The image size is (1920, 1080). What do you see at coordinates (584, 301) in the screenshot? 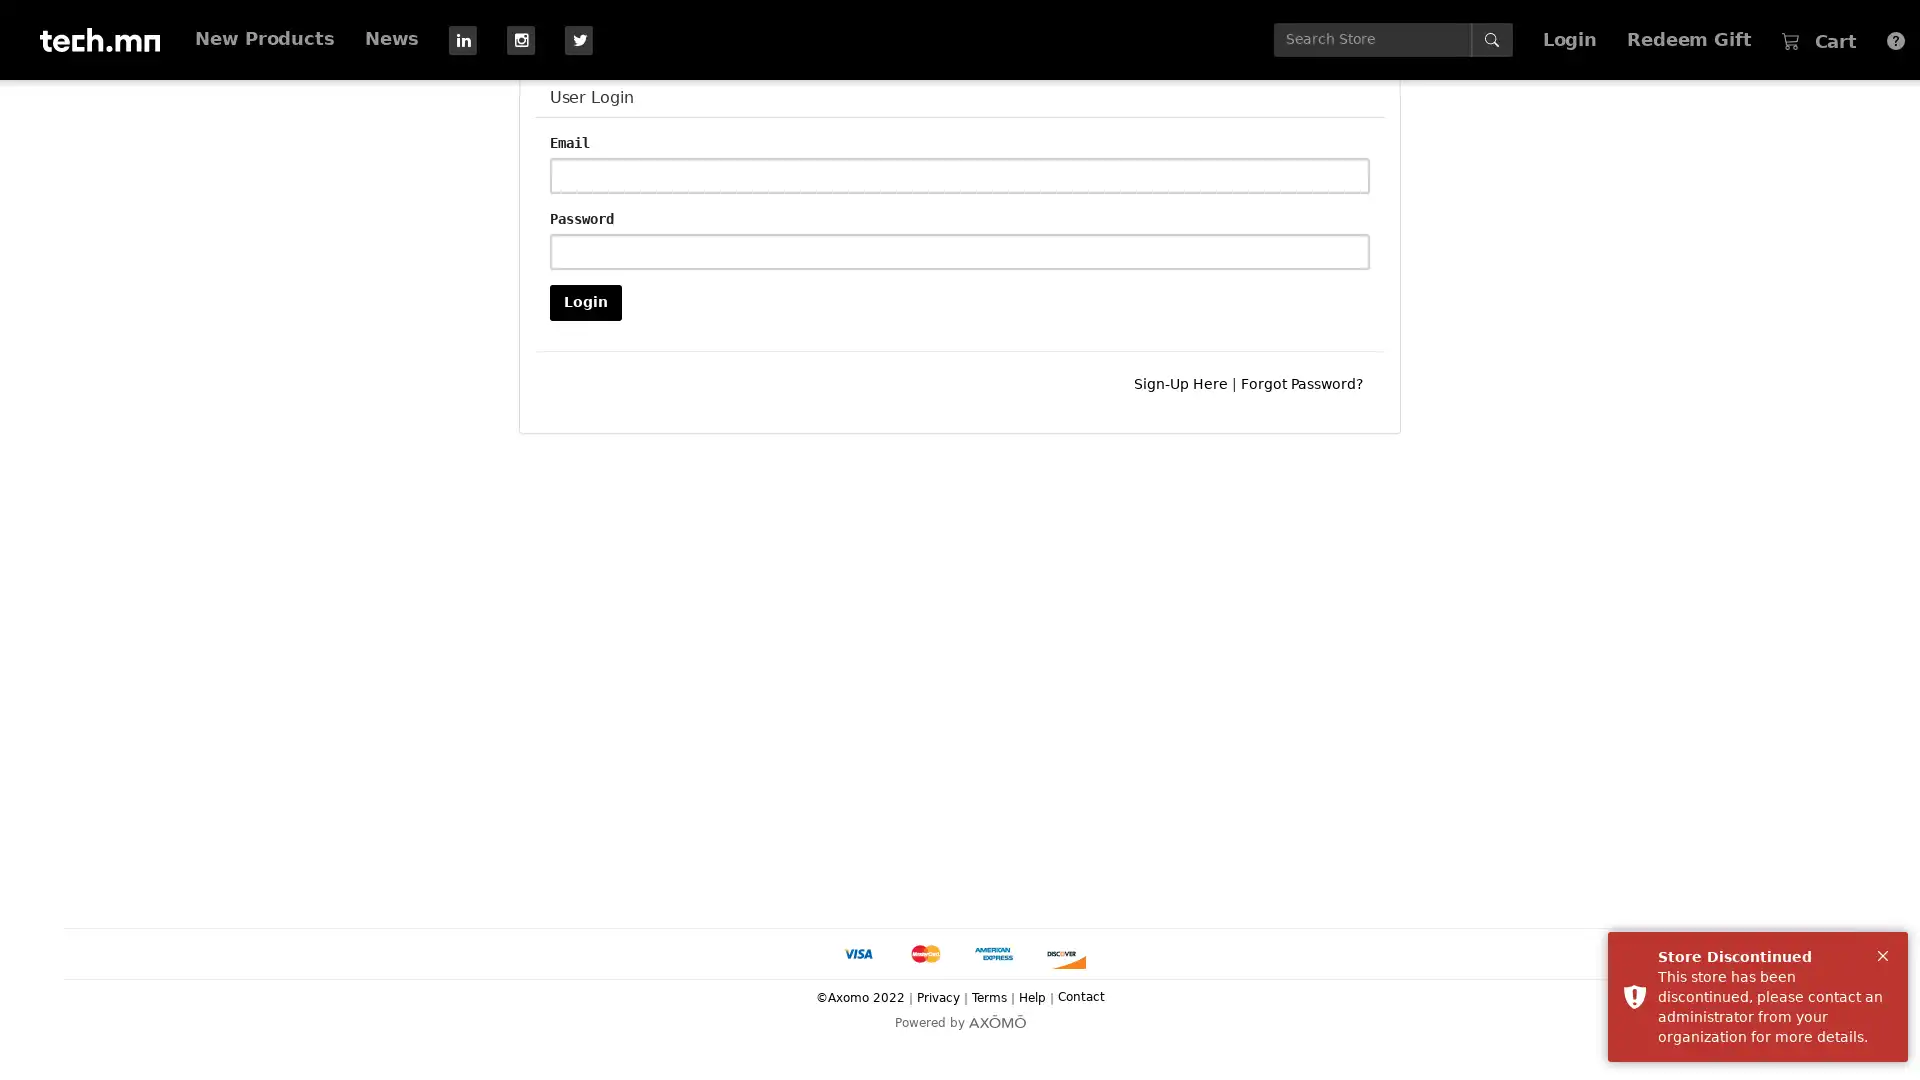
I see `Login` at bounding box center [584, 301].